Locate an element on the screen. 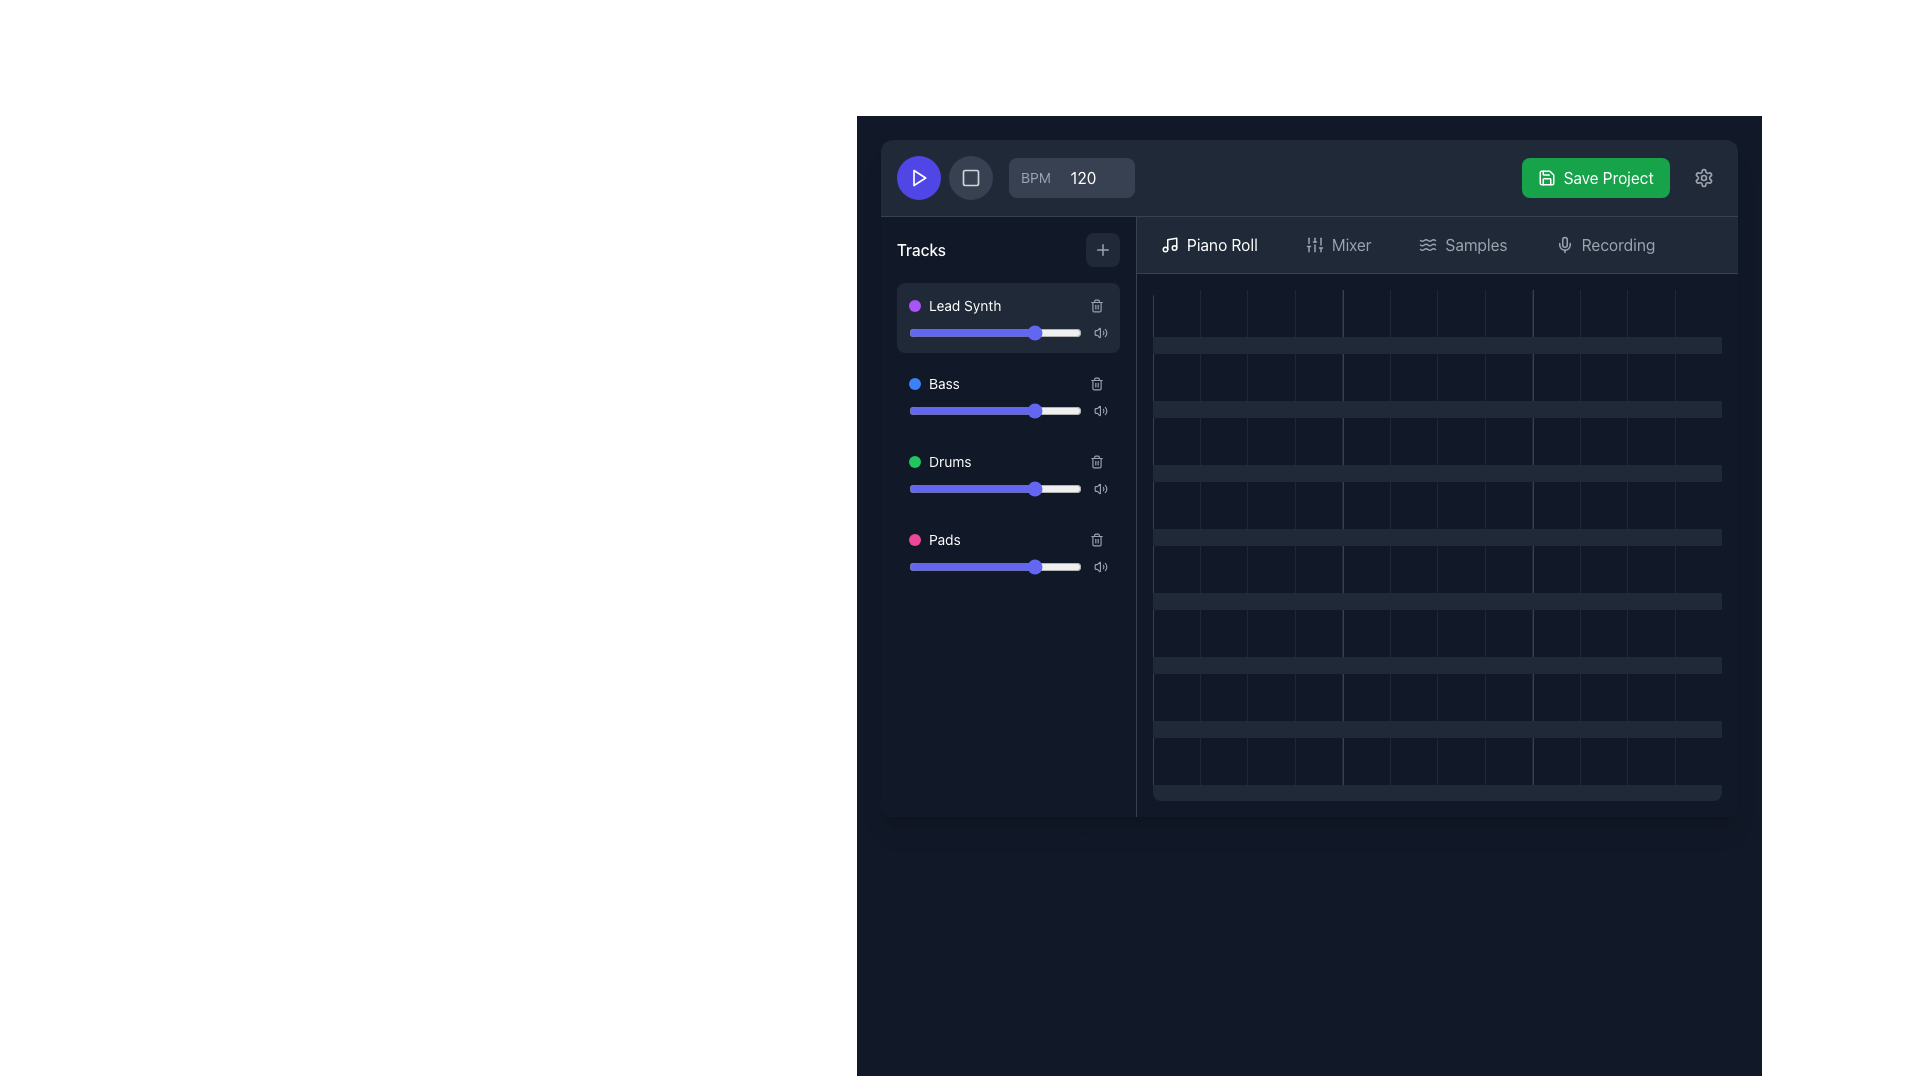 This screenshot has height=1080, width=1920. the slider is located at coordinates (976, 567).